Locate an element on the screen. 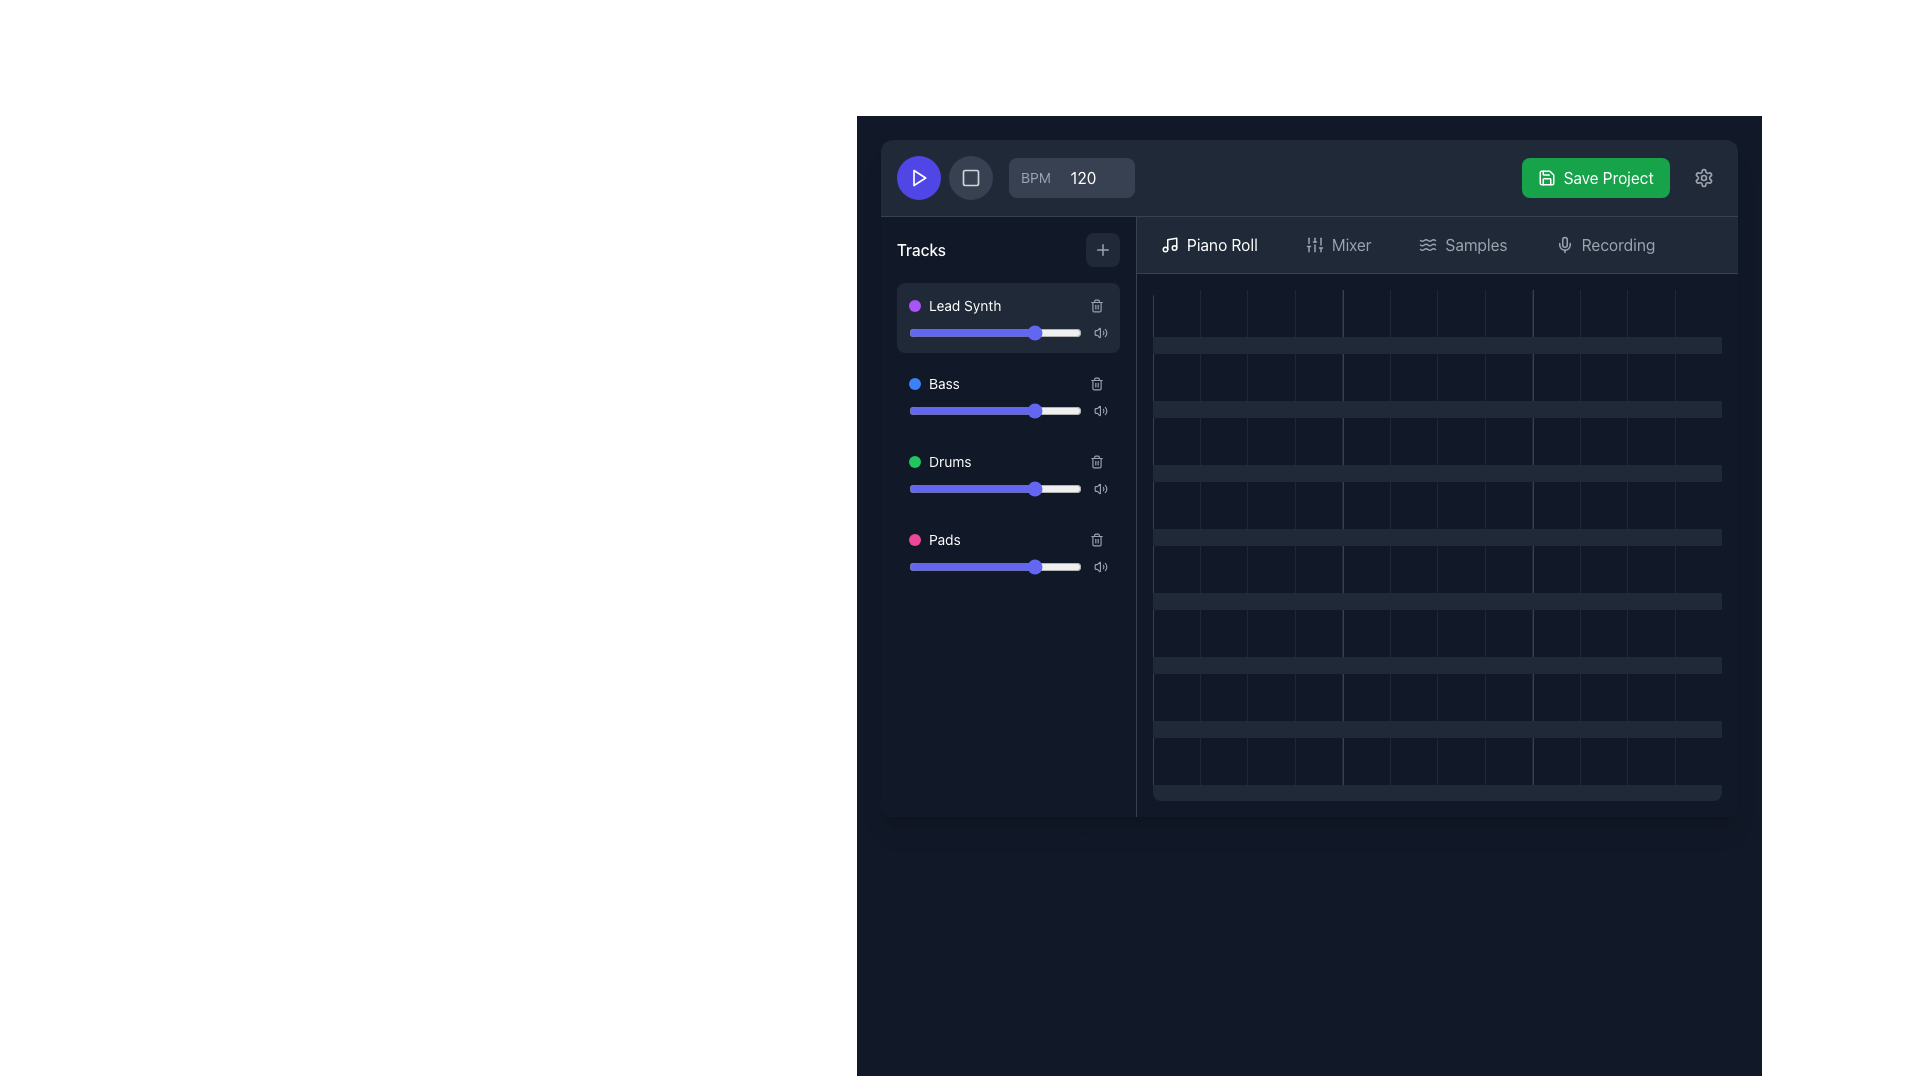 This screenshot has height=1080, width=1920. the slider is located at coordinates (976, 567).